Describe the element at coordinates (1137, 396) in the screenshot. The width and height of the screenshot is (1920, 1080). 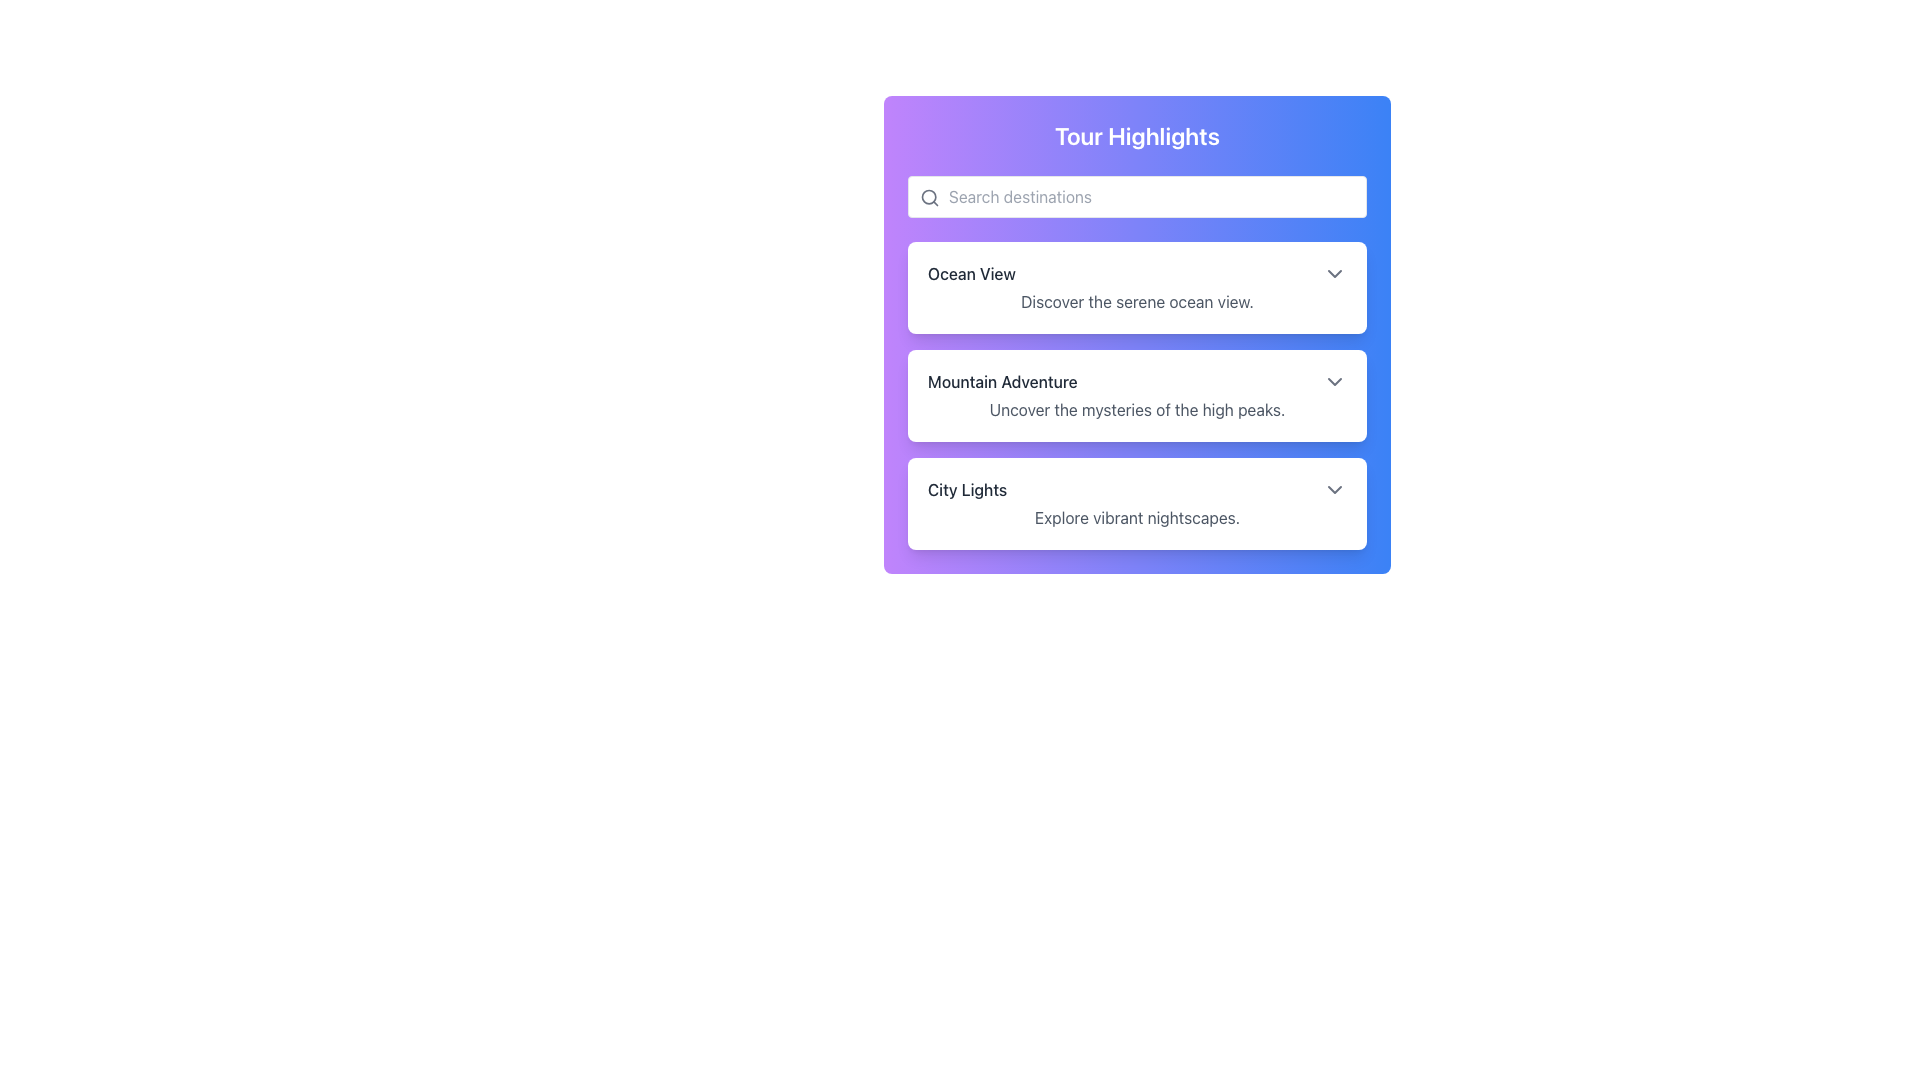
I see `the second card in the vertical stack, which displays information about 'Mountain Adventure'` at that location.